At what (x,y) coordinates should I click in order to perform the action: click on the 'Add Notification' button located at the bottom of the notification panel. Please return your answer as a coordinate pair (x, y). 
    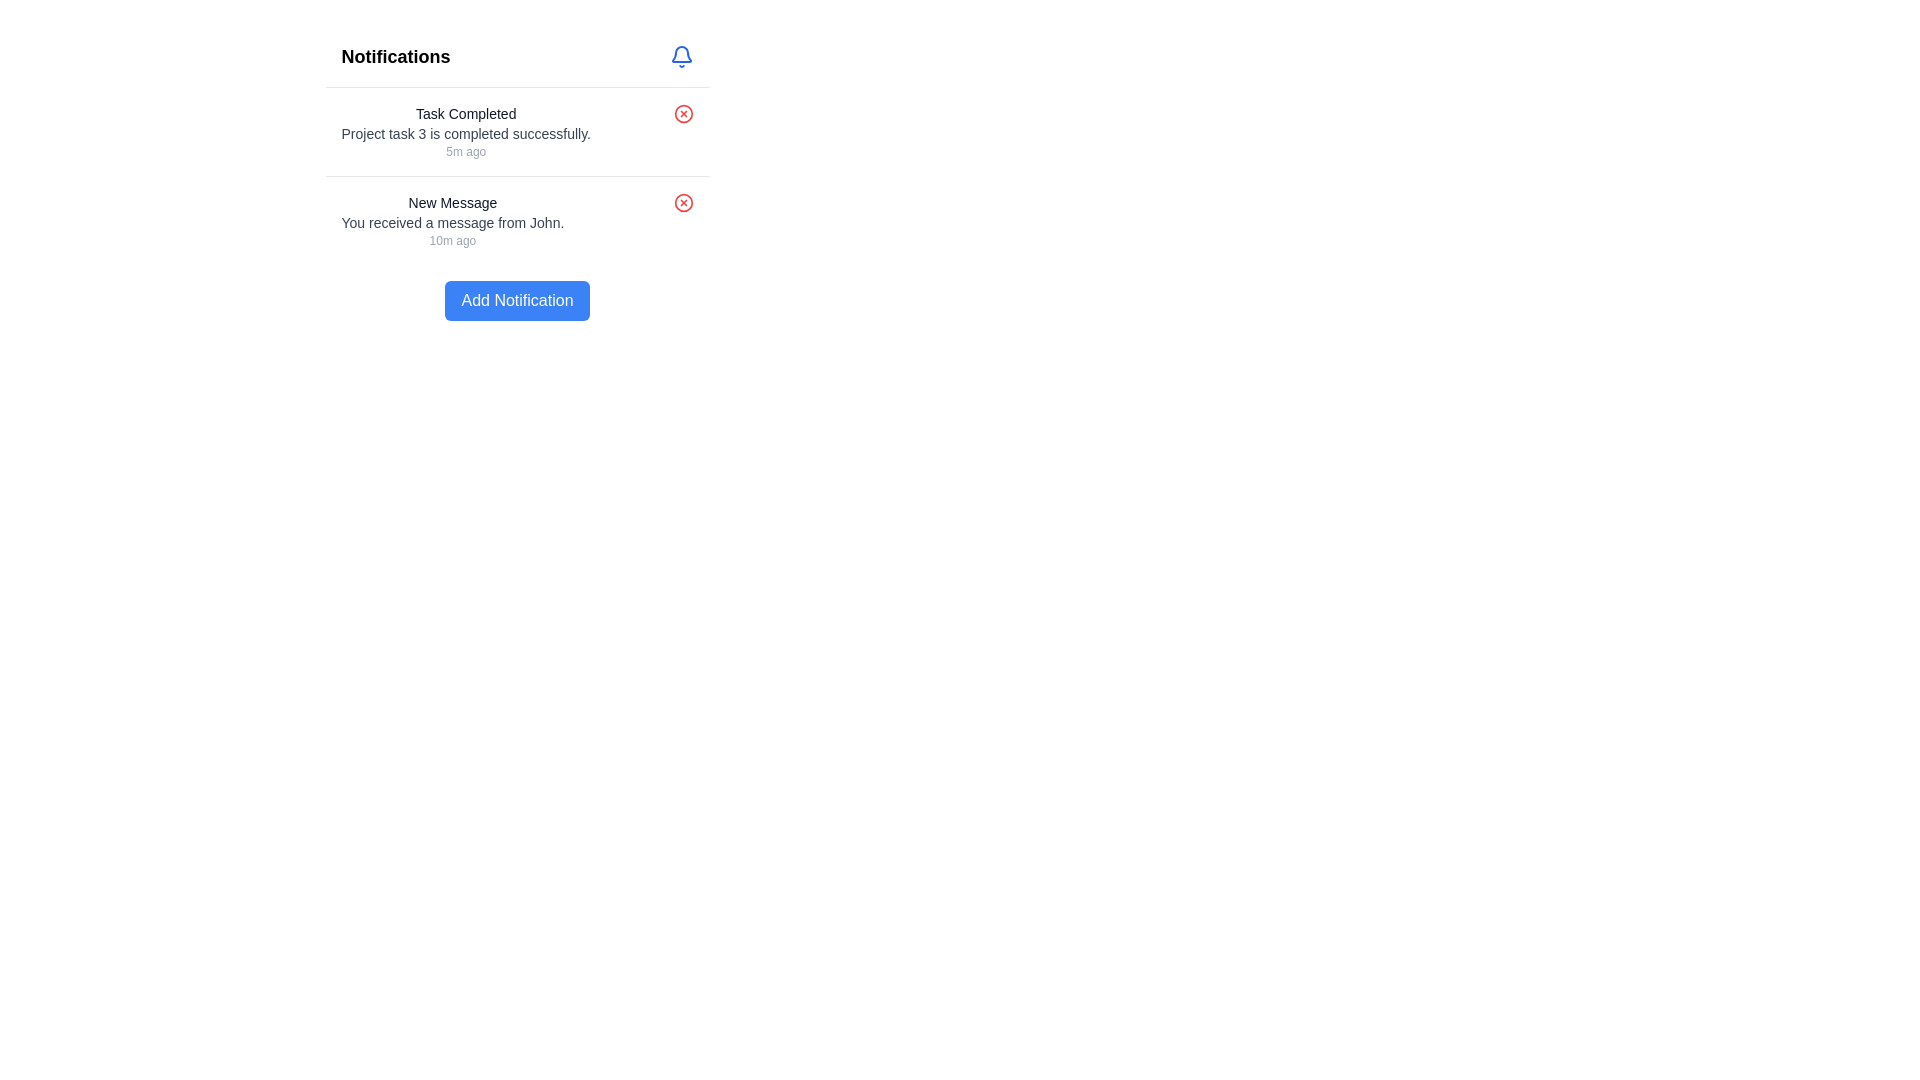
    Looking at the image, I should click on (517, 300).